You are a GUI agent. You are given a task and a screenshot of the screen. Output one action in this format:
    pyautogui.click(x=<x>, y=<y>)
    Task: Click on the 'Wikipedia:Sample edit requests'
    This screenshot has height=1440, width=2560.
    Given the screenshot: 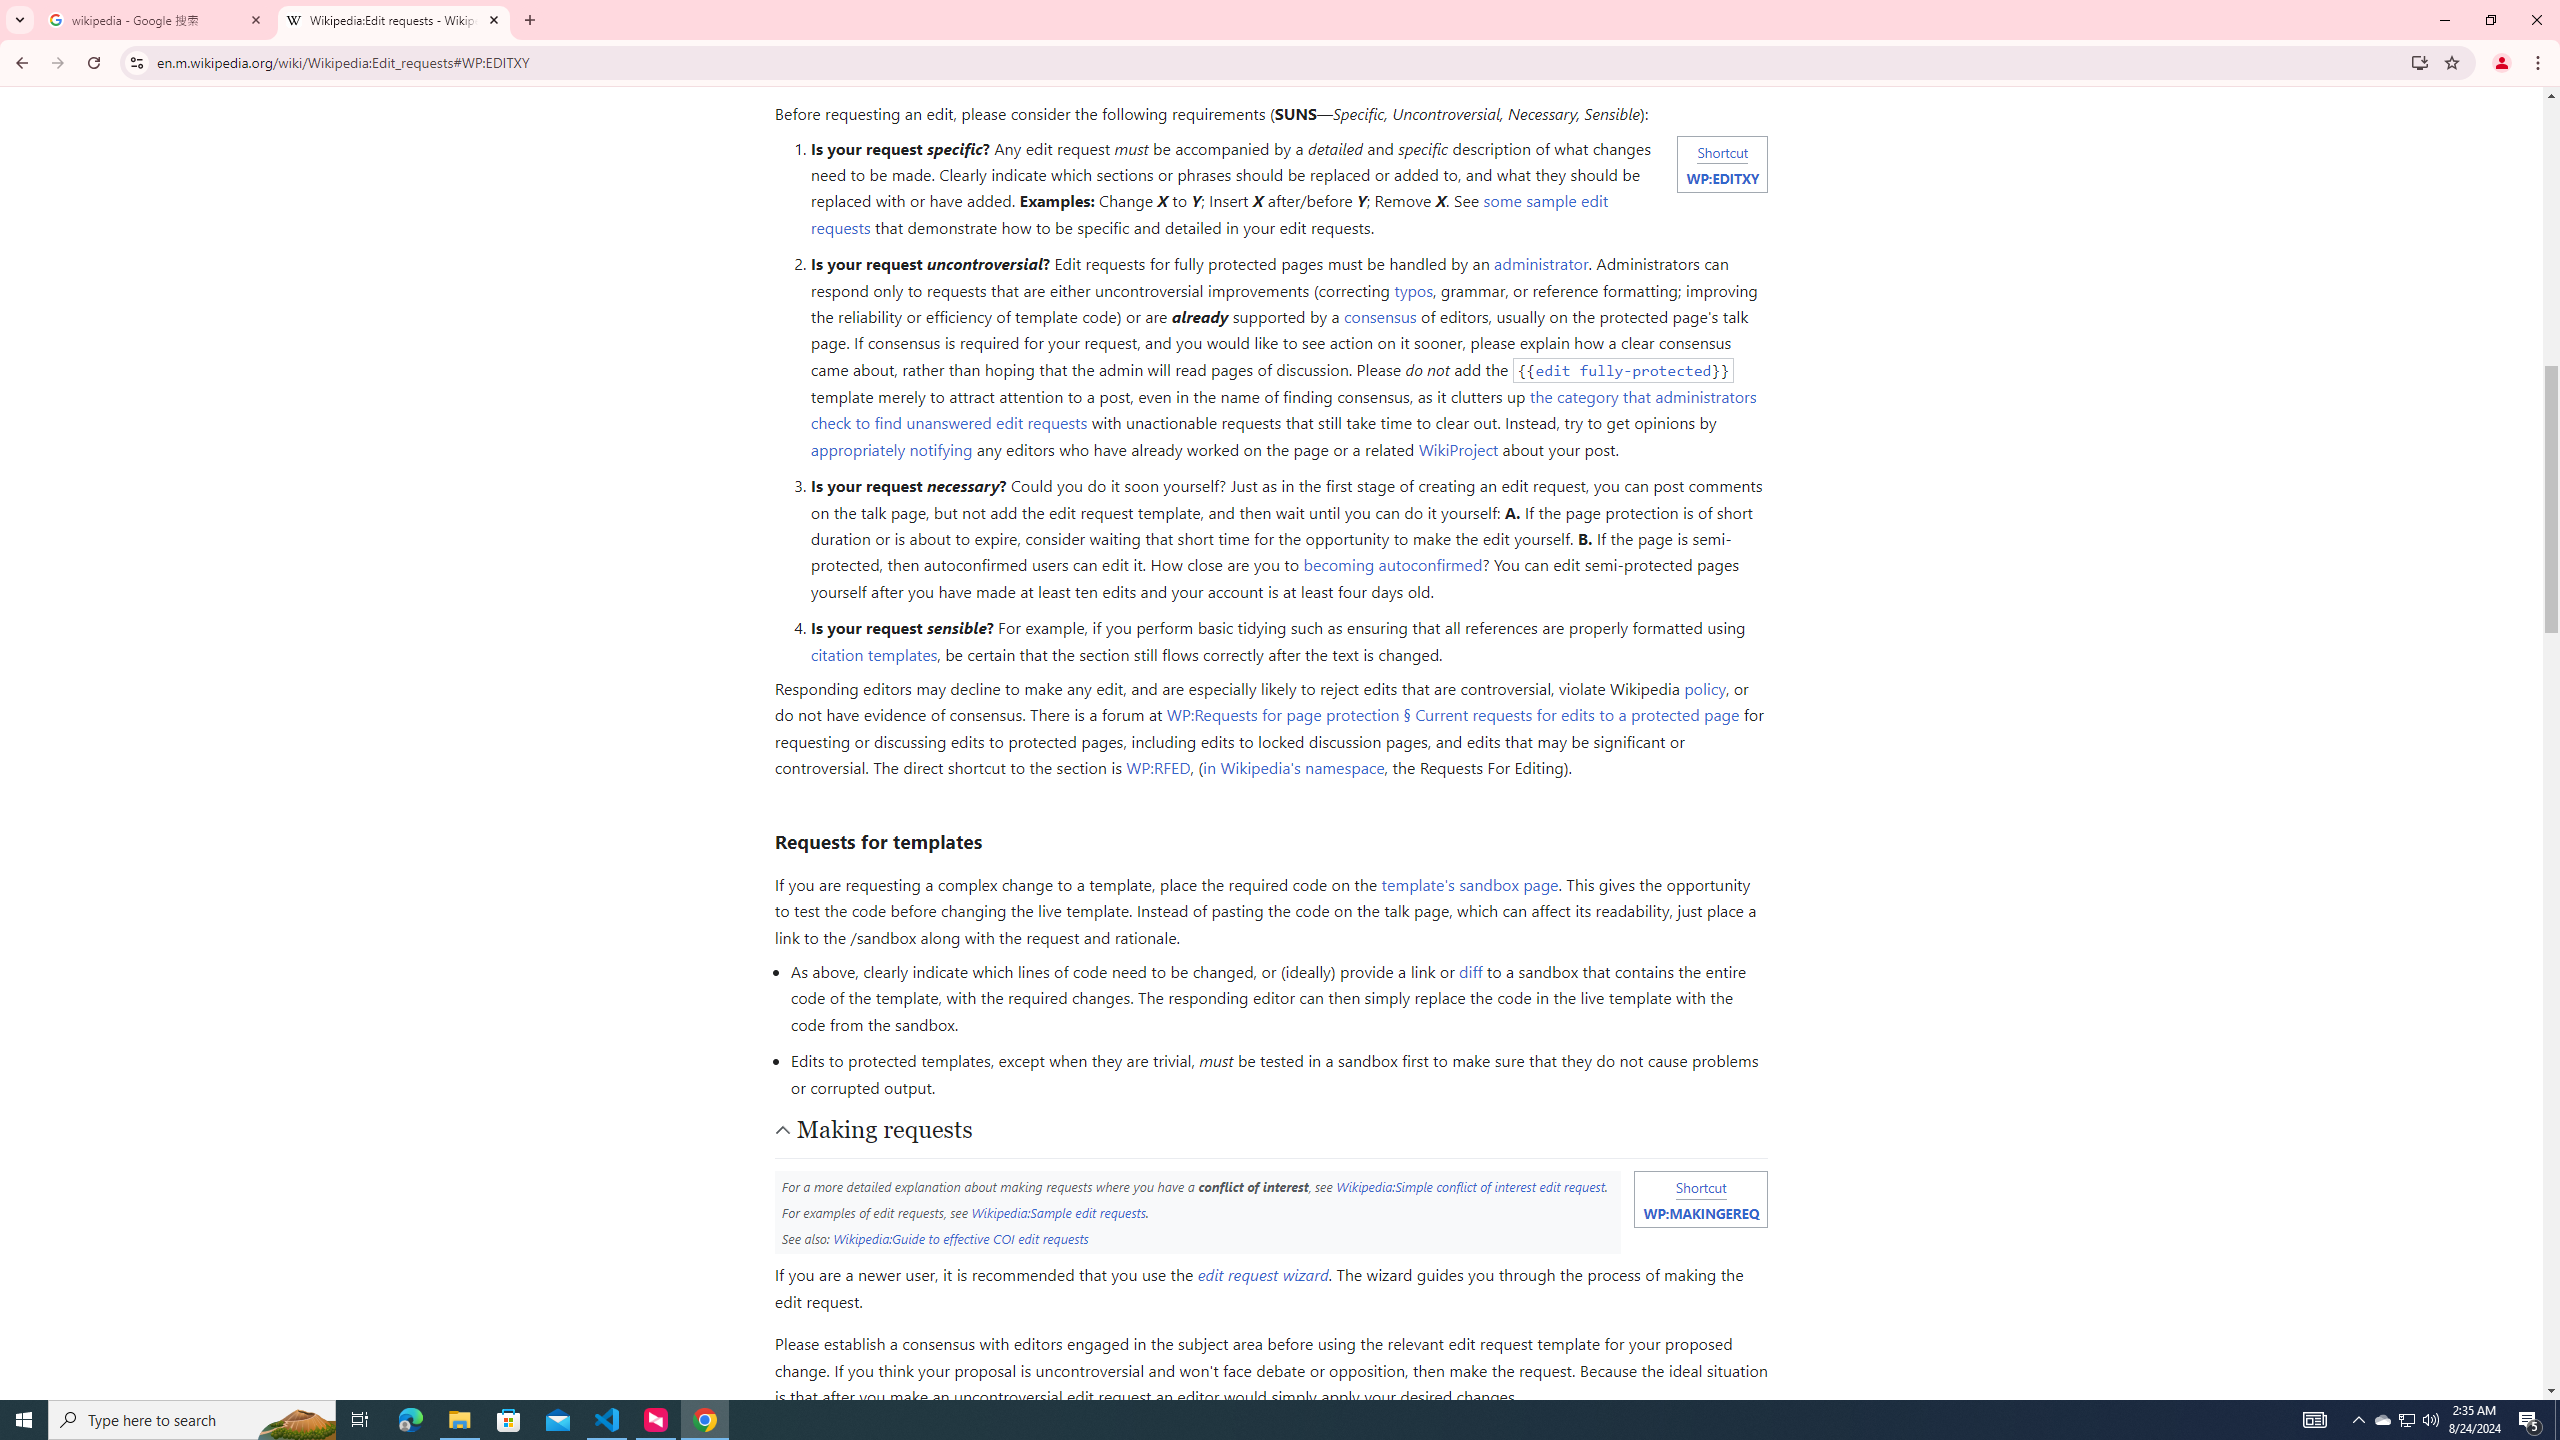 What is the action you would take?
    pyautogui.click(x=1057, y=1210)
    